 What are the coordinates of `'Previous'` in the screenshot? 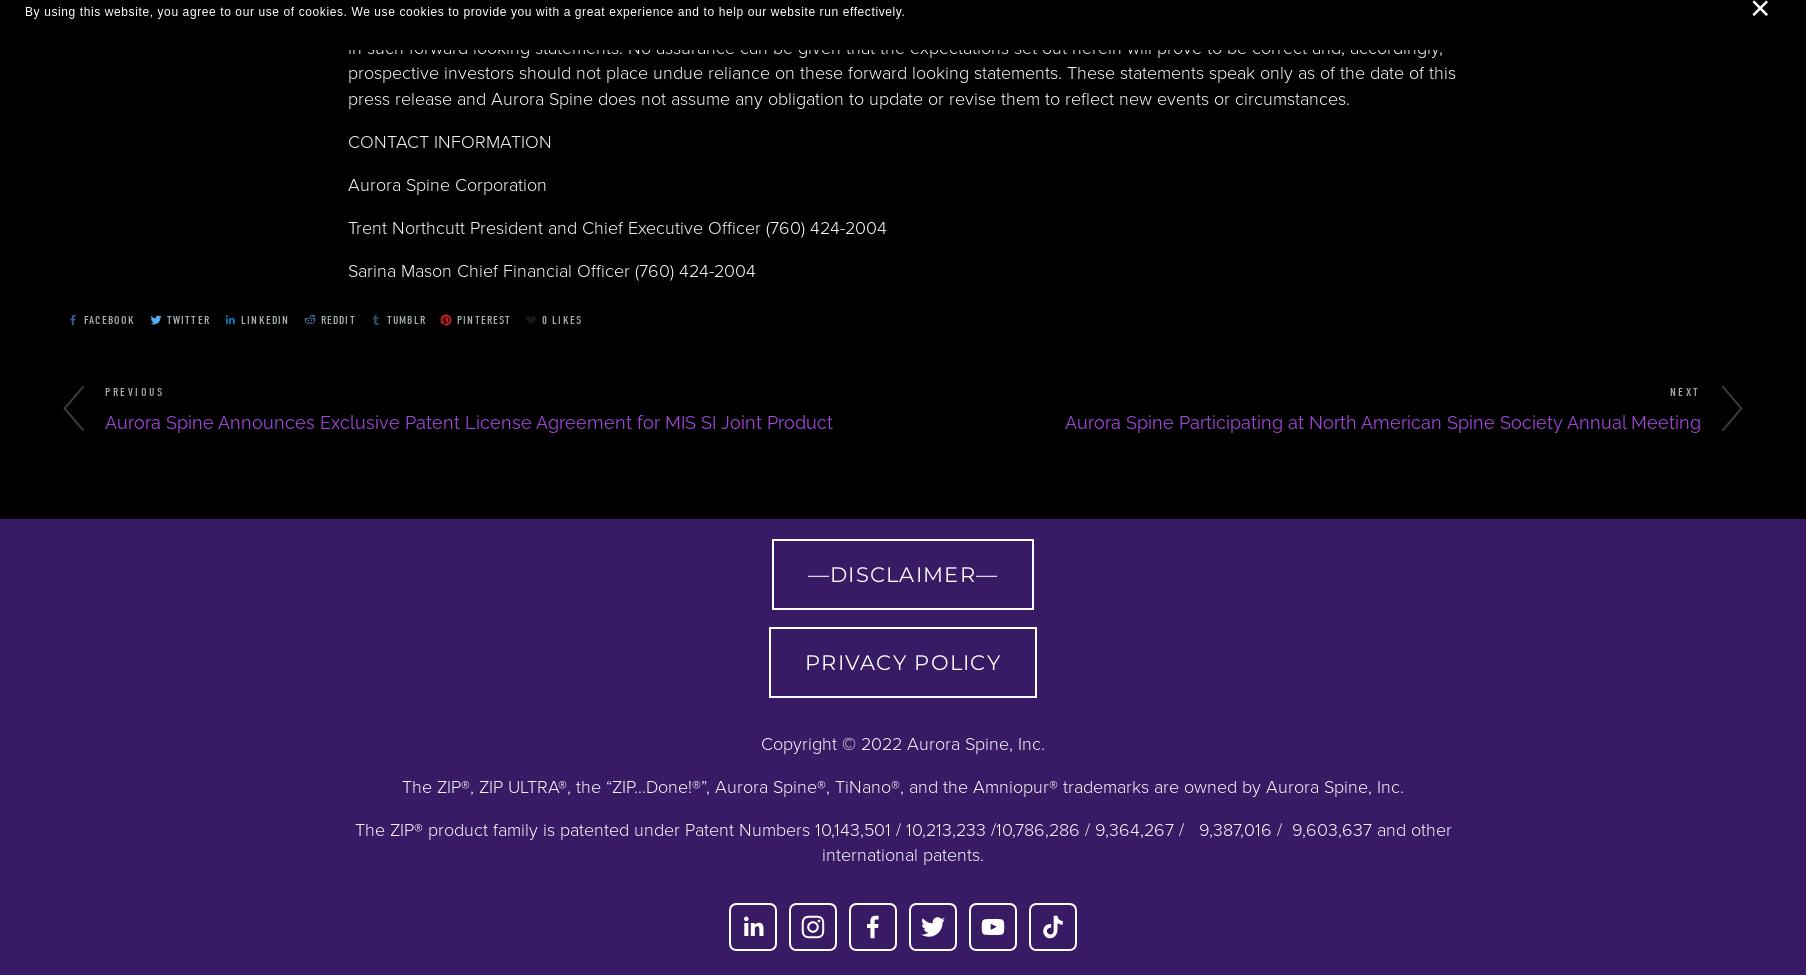 It's located at (133, 390).